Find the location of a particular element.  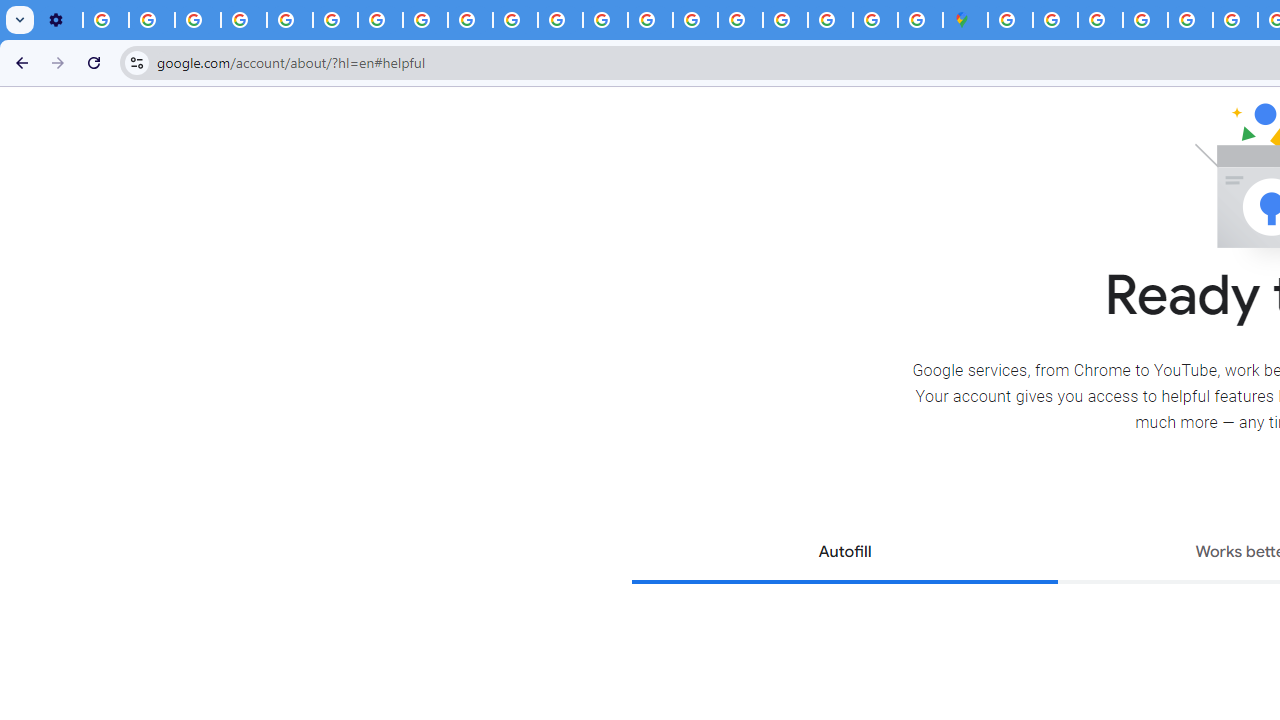

'Sign in - Google Accounts' is located at coordinates (1010, 20).